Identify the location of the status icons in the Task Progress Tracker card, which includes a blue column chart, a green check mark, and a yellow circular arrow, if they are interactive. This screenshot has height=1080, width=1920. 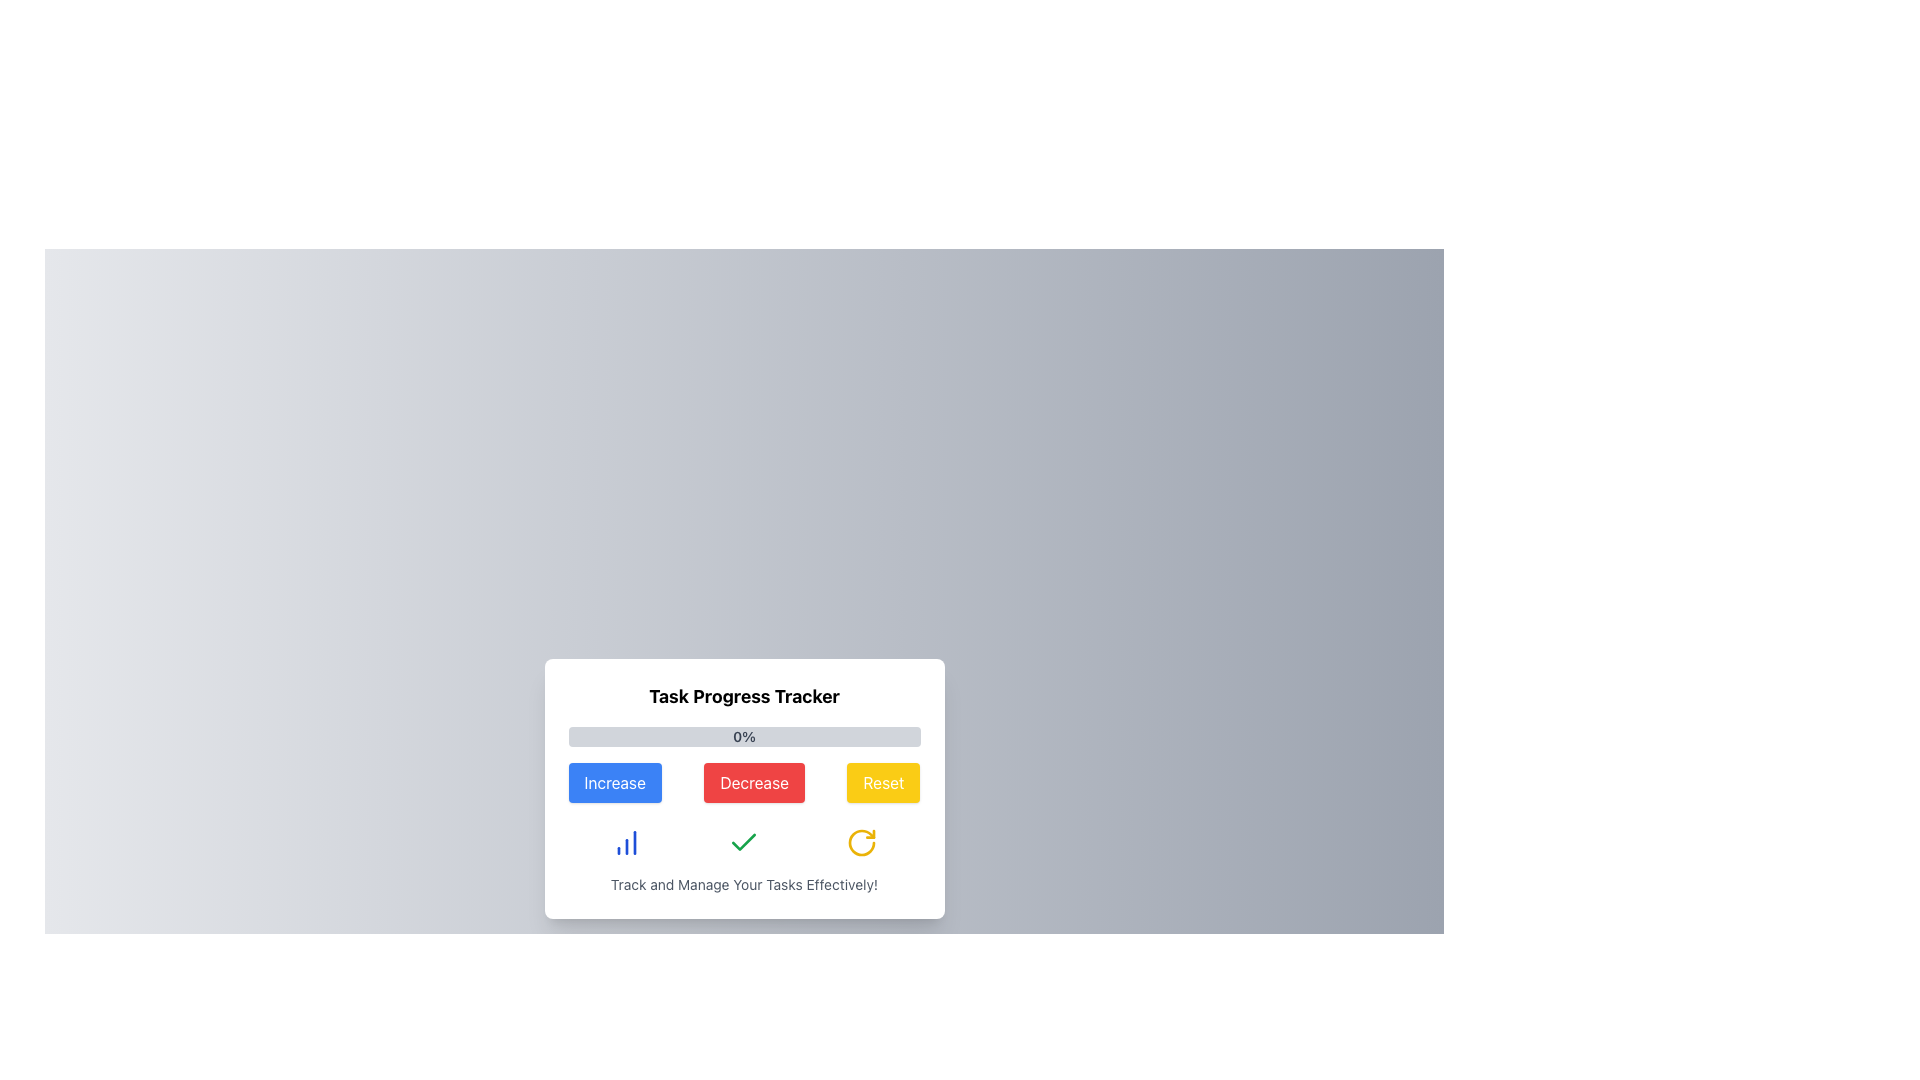
(743, 843).